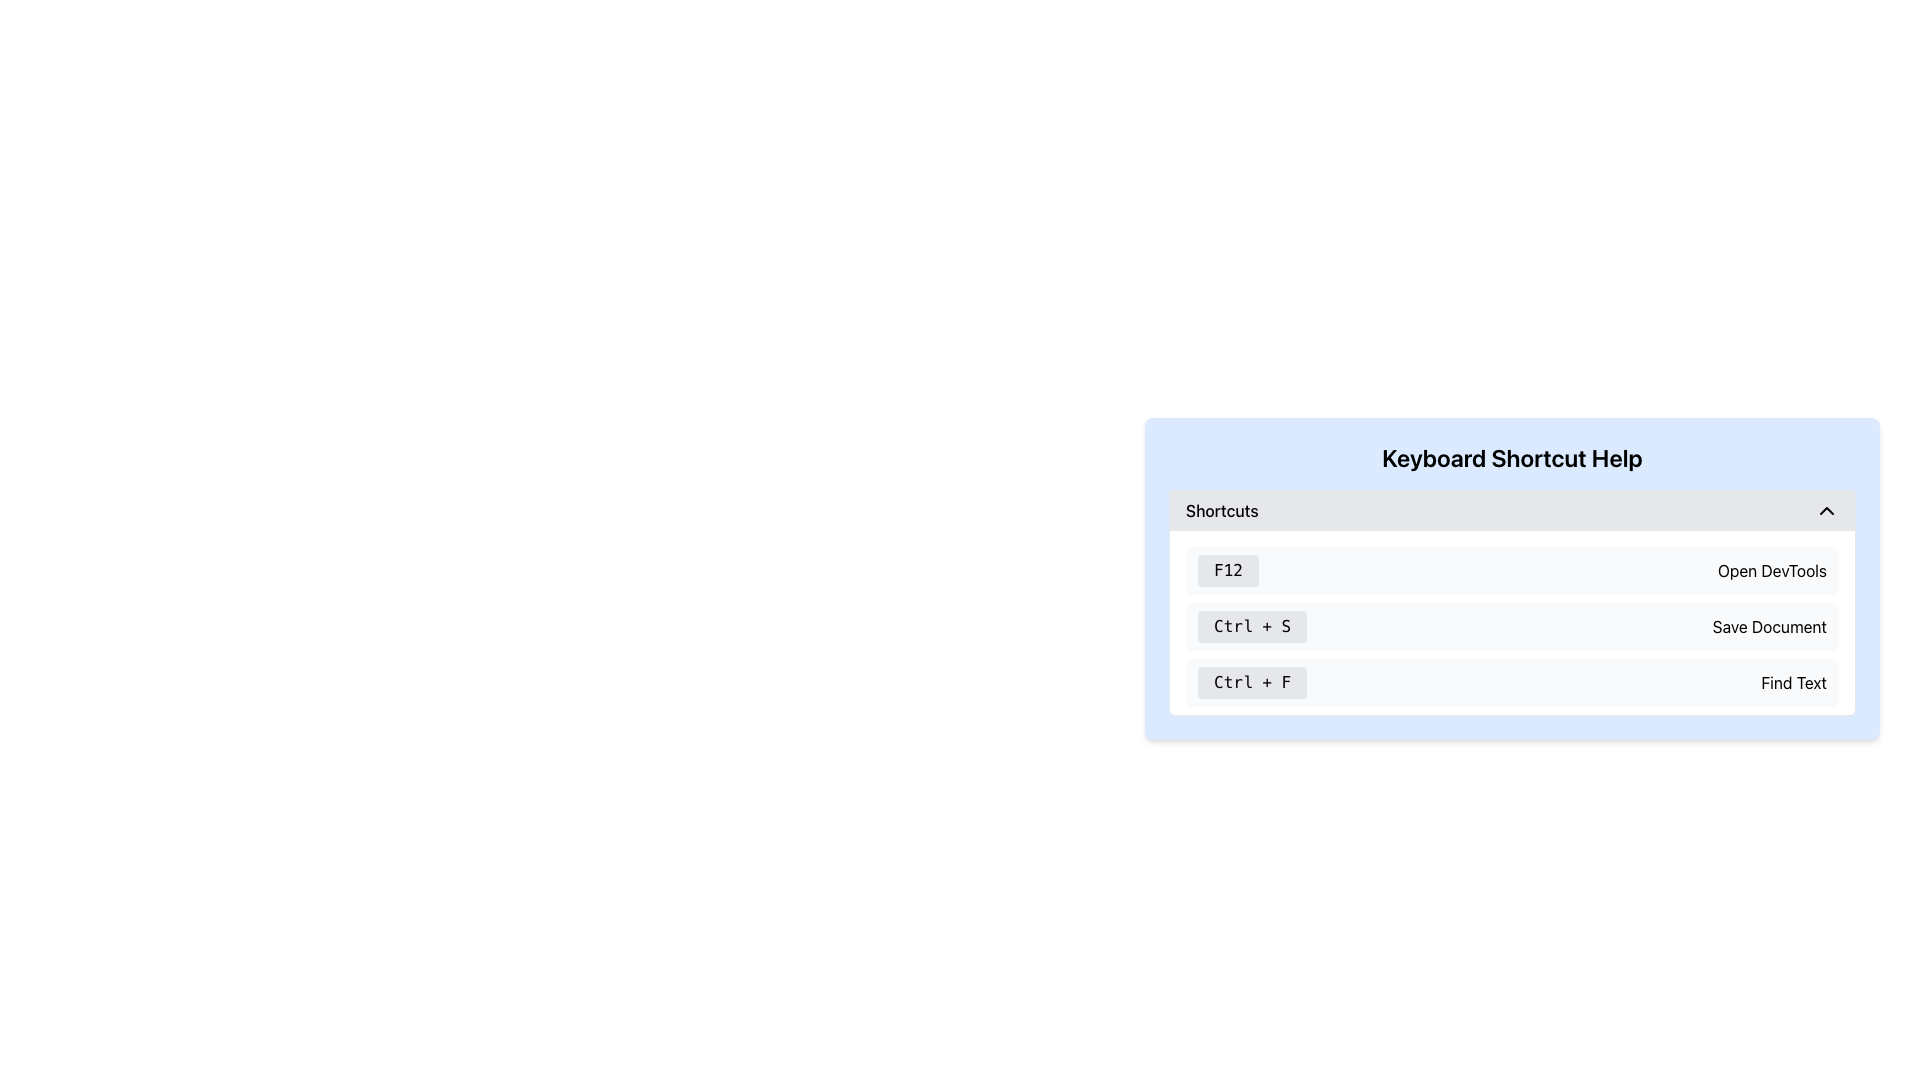 The width and height of the screenshot is (1920, 1080). What do you see at coordinates (1512, 578) in the screenshot?
I see `the collapse arrow of the 'Keyboard Shortcut Help' informational panel` at bounding box center [1512, 578].